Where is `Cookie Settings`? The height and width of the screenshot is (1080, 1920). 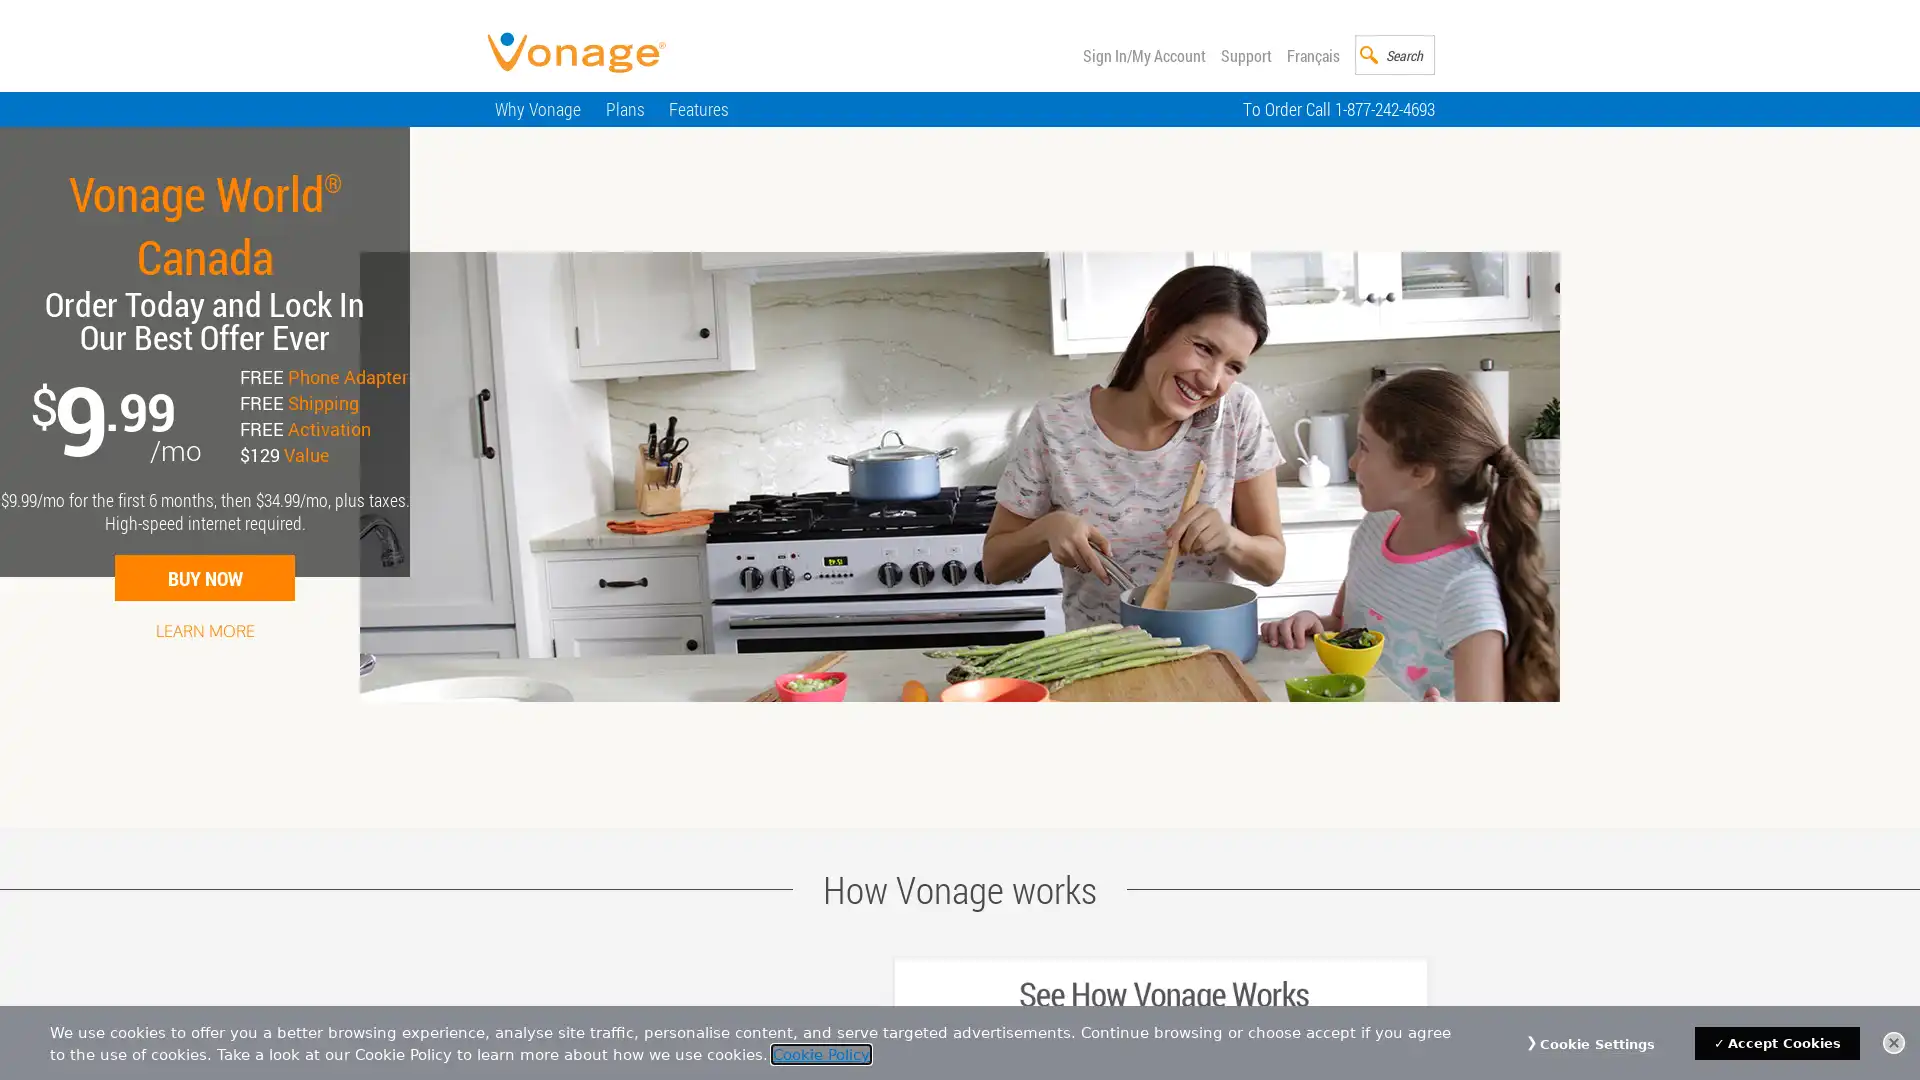
Cookie Settings is located at coordinates (1596, 1044).